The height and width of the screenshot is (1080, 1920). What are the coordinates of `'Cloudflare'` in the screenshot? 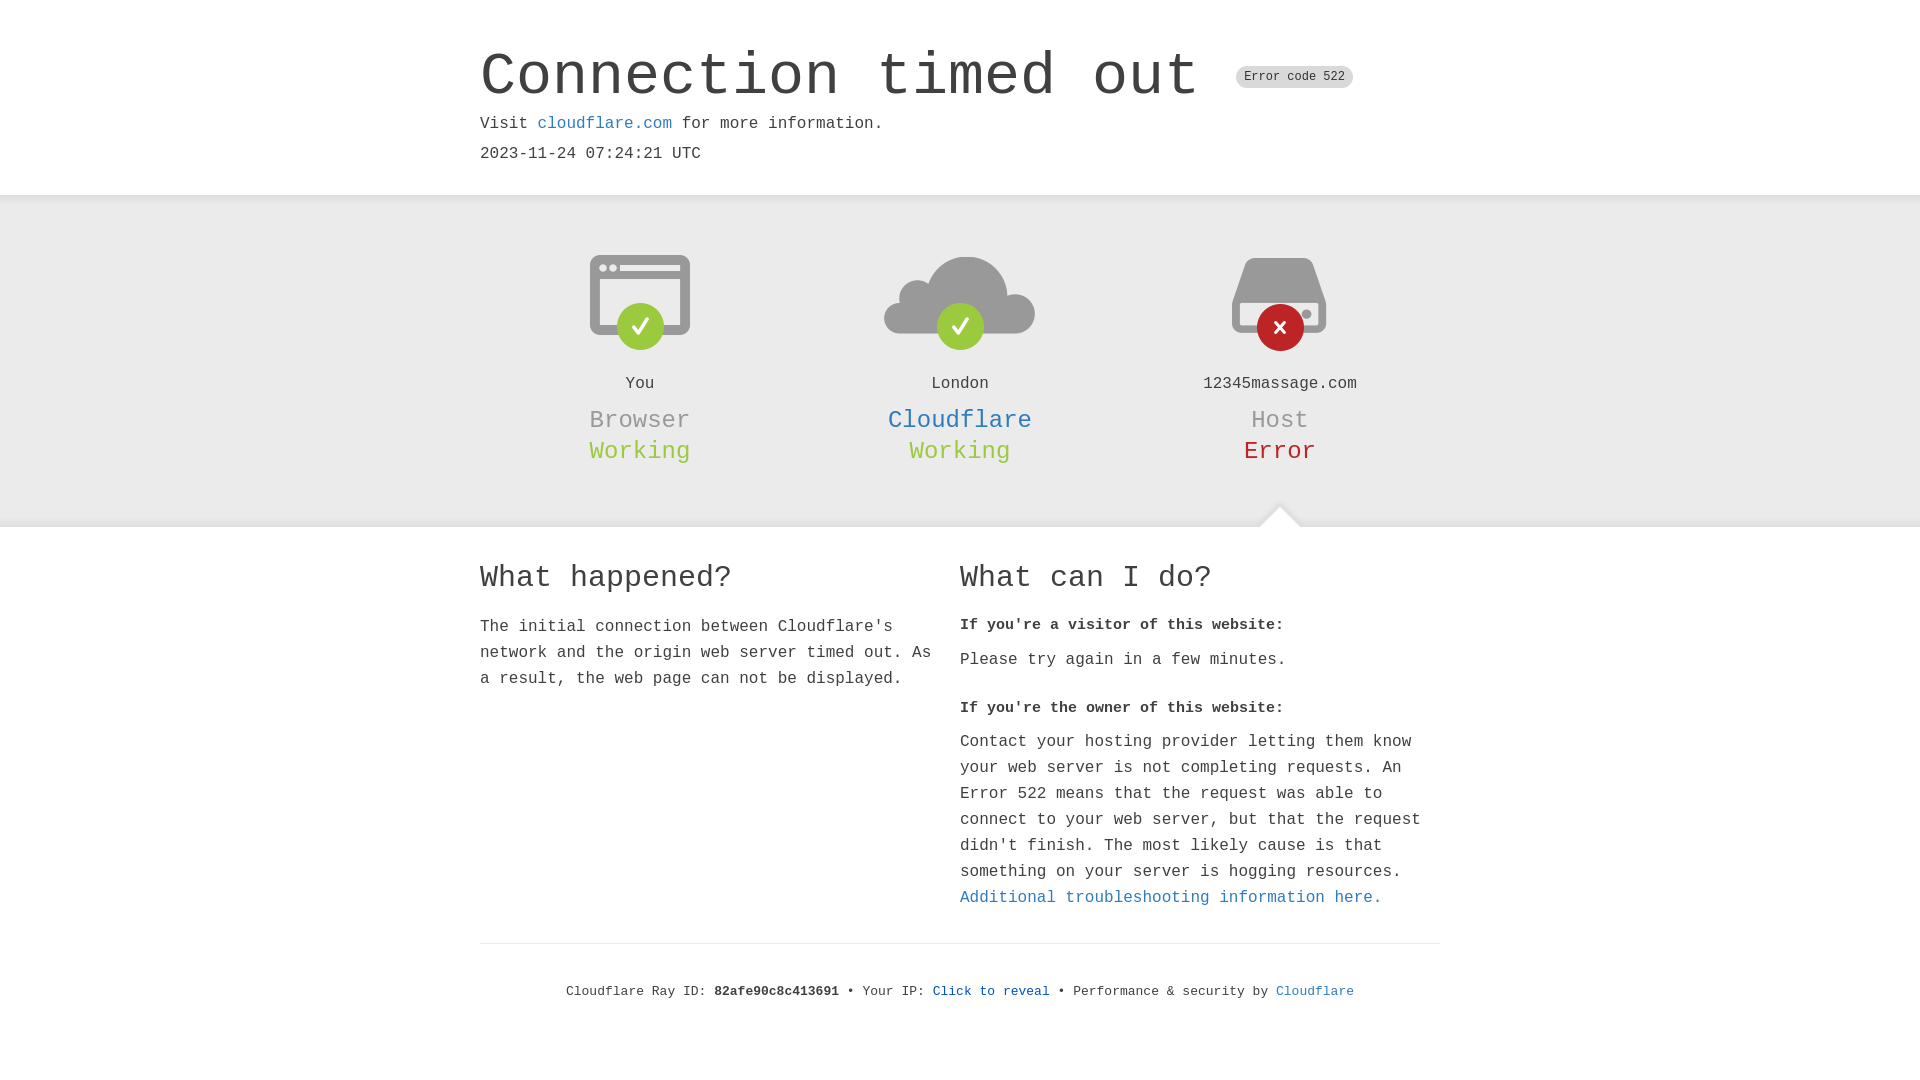 It's located at (960, 419).